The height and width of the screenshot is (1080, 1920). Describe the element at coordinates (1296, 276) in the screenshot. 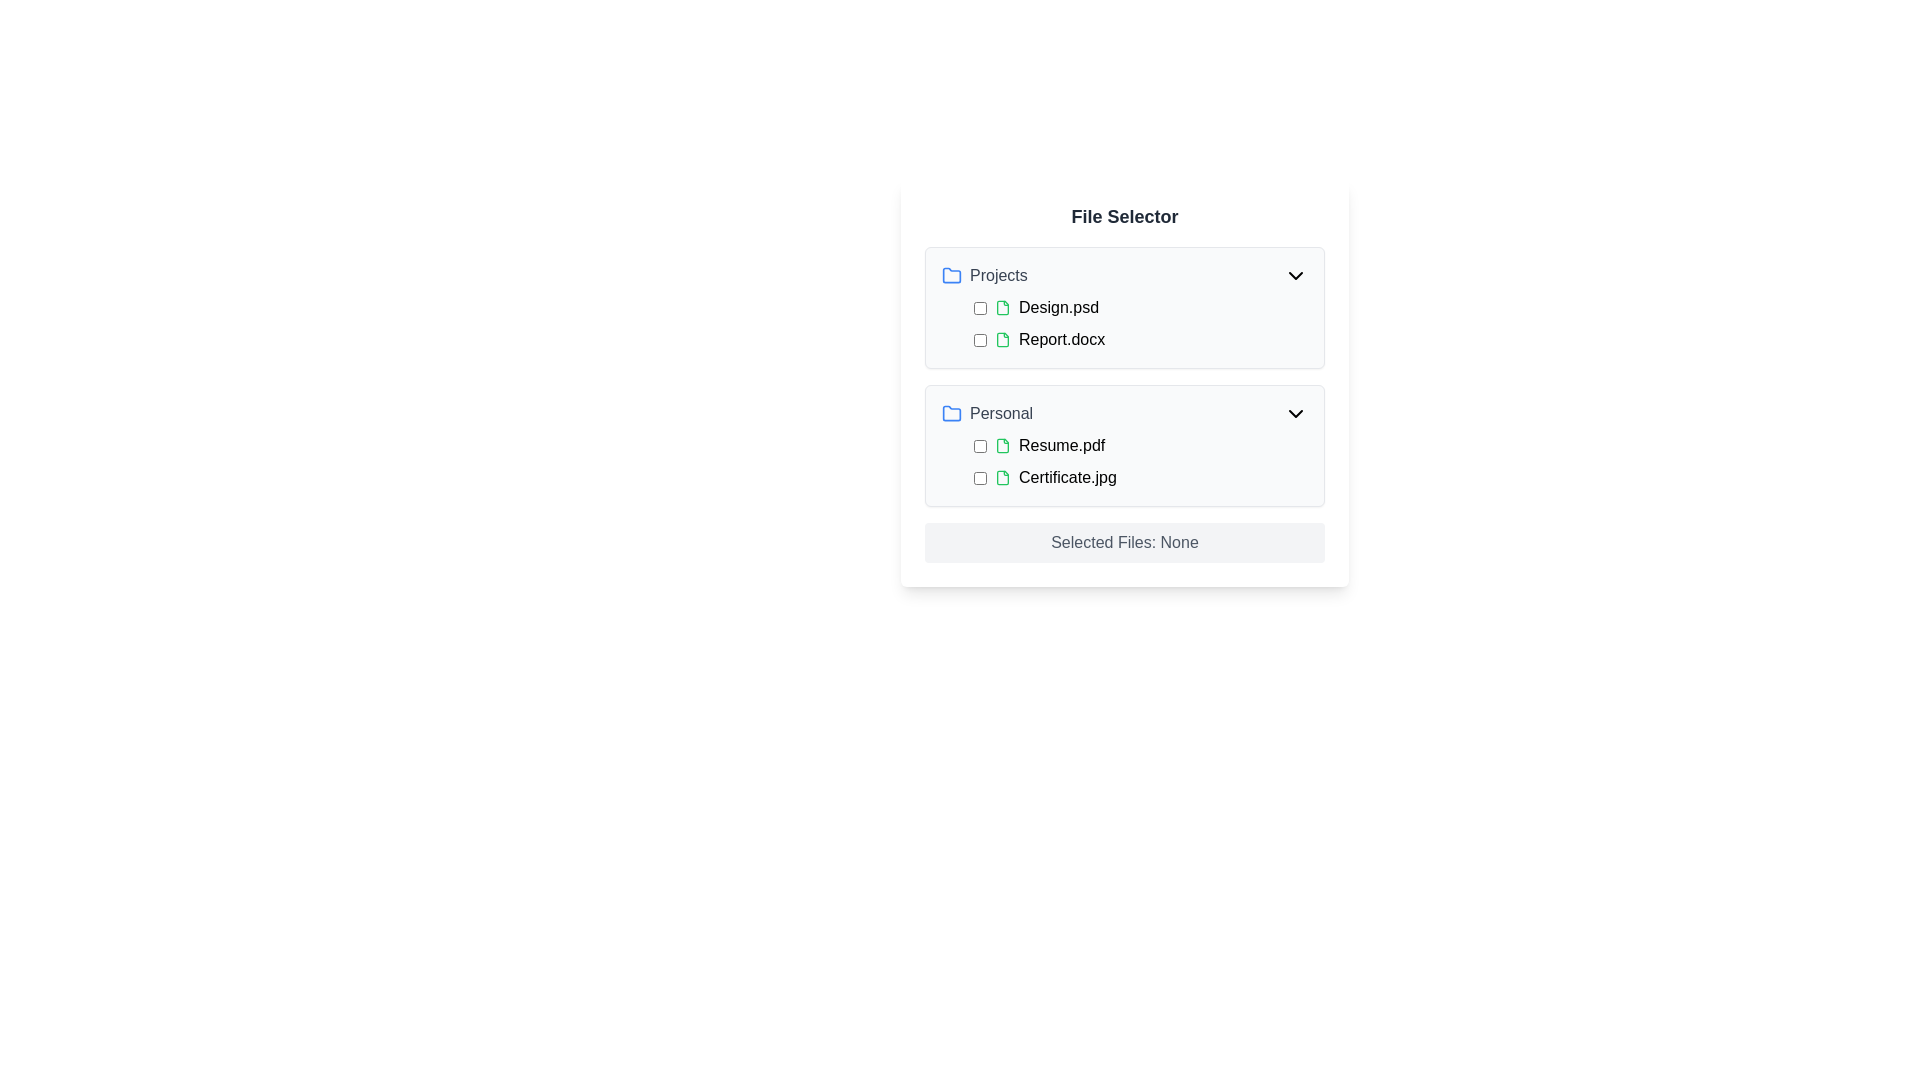

I see `the chevron icon in the top-right corner of the 'Projects' section` at that location.